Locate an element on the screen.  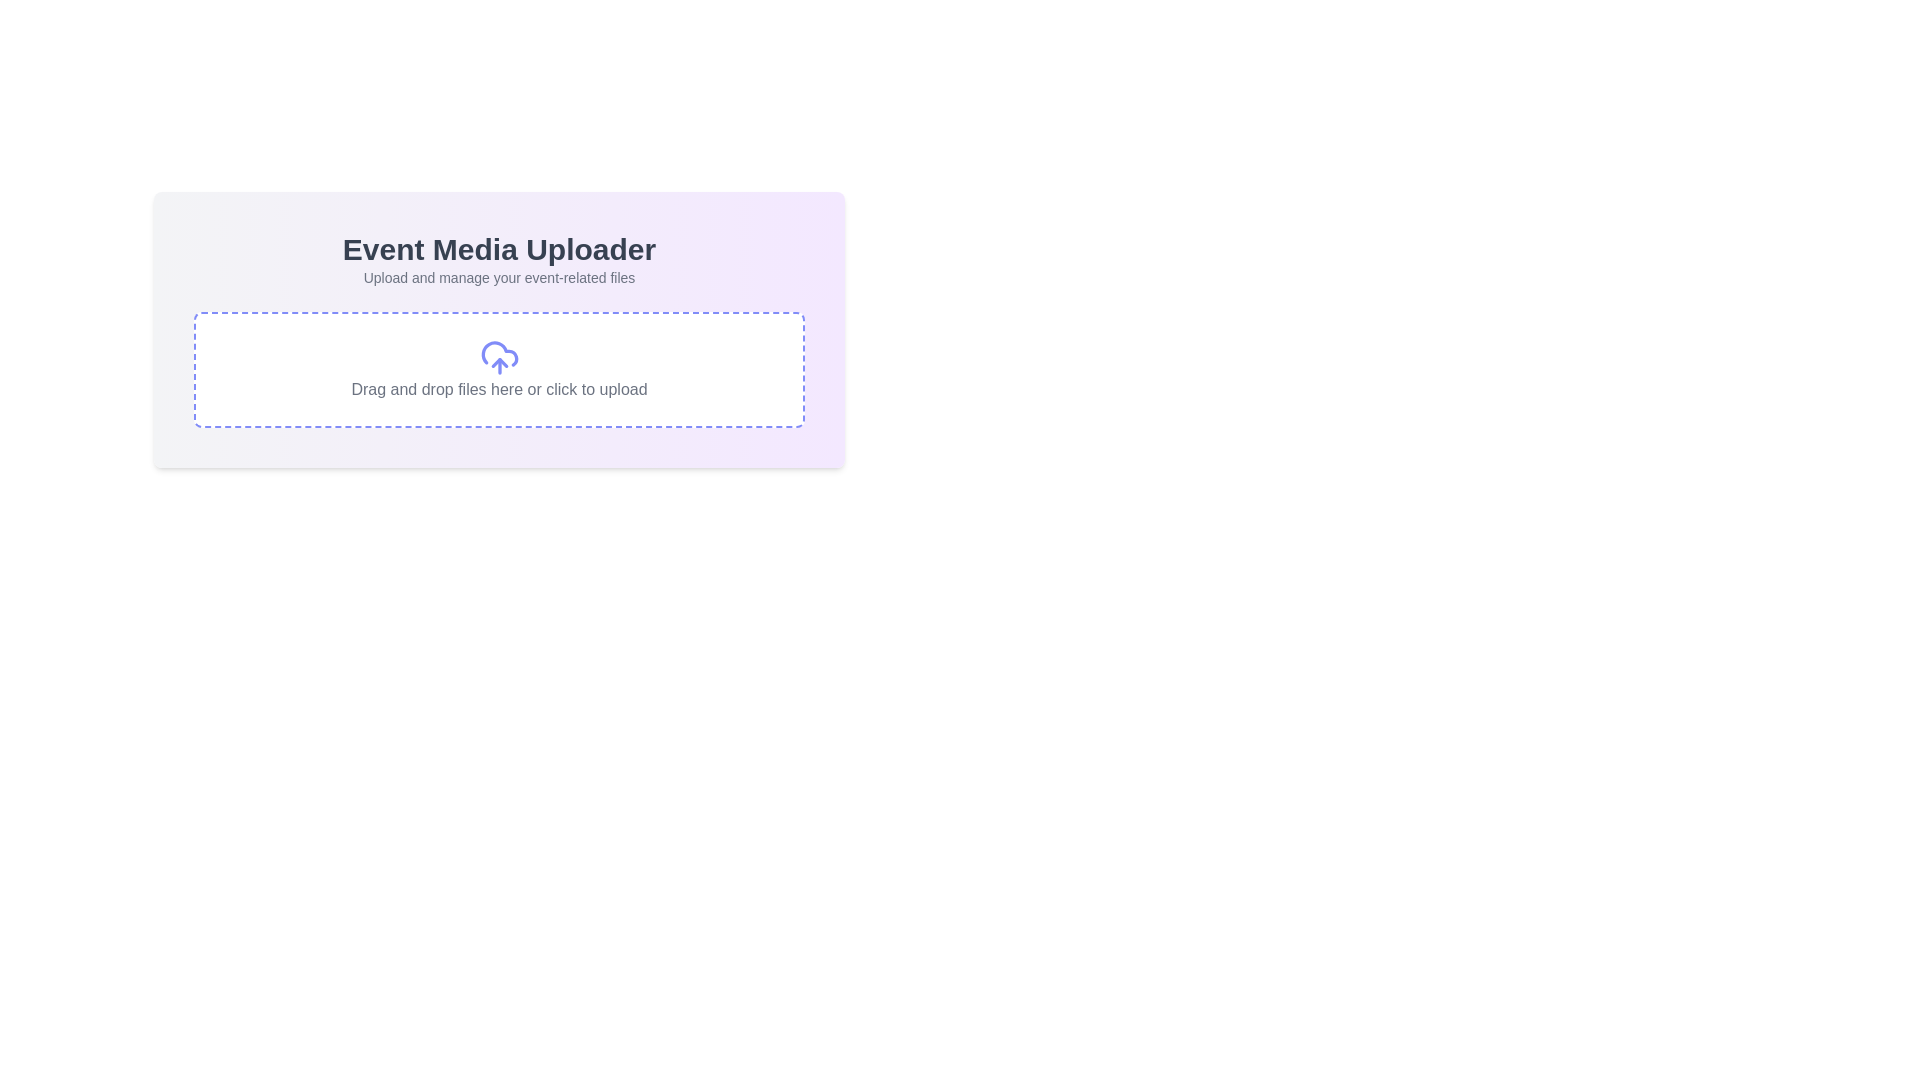
the file upload interface component located beneath the 'Event Media Uploader' section to observe any hover effects is located at coordinates (499, 370).